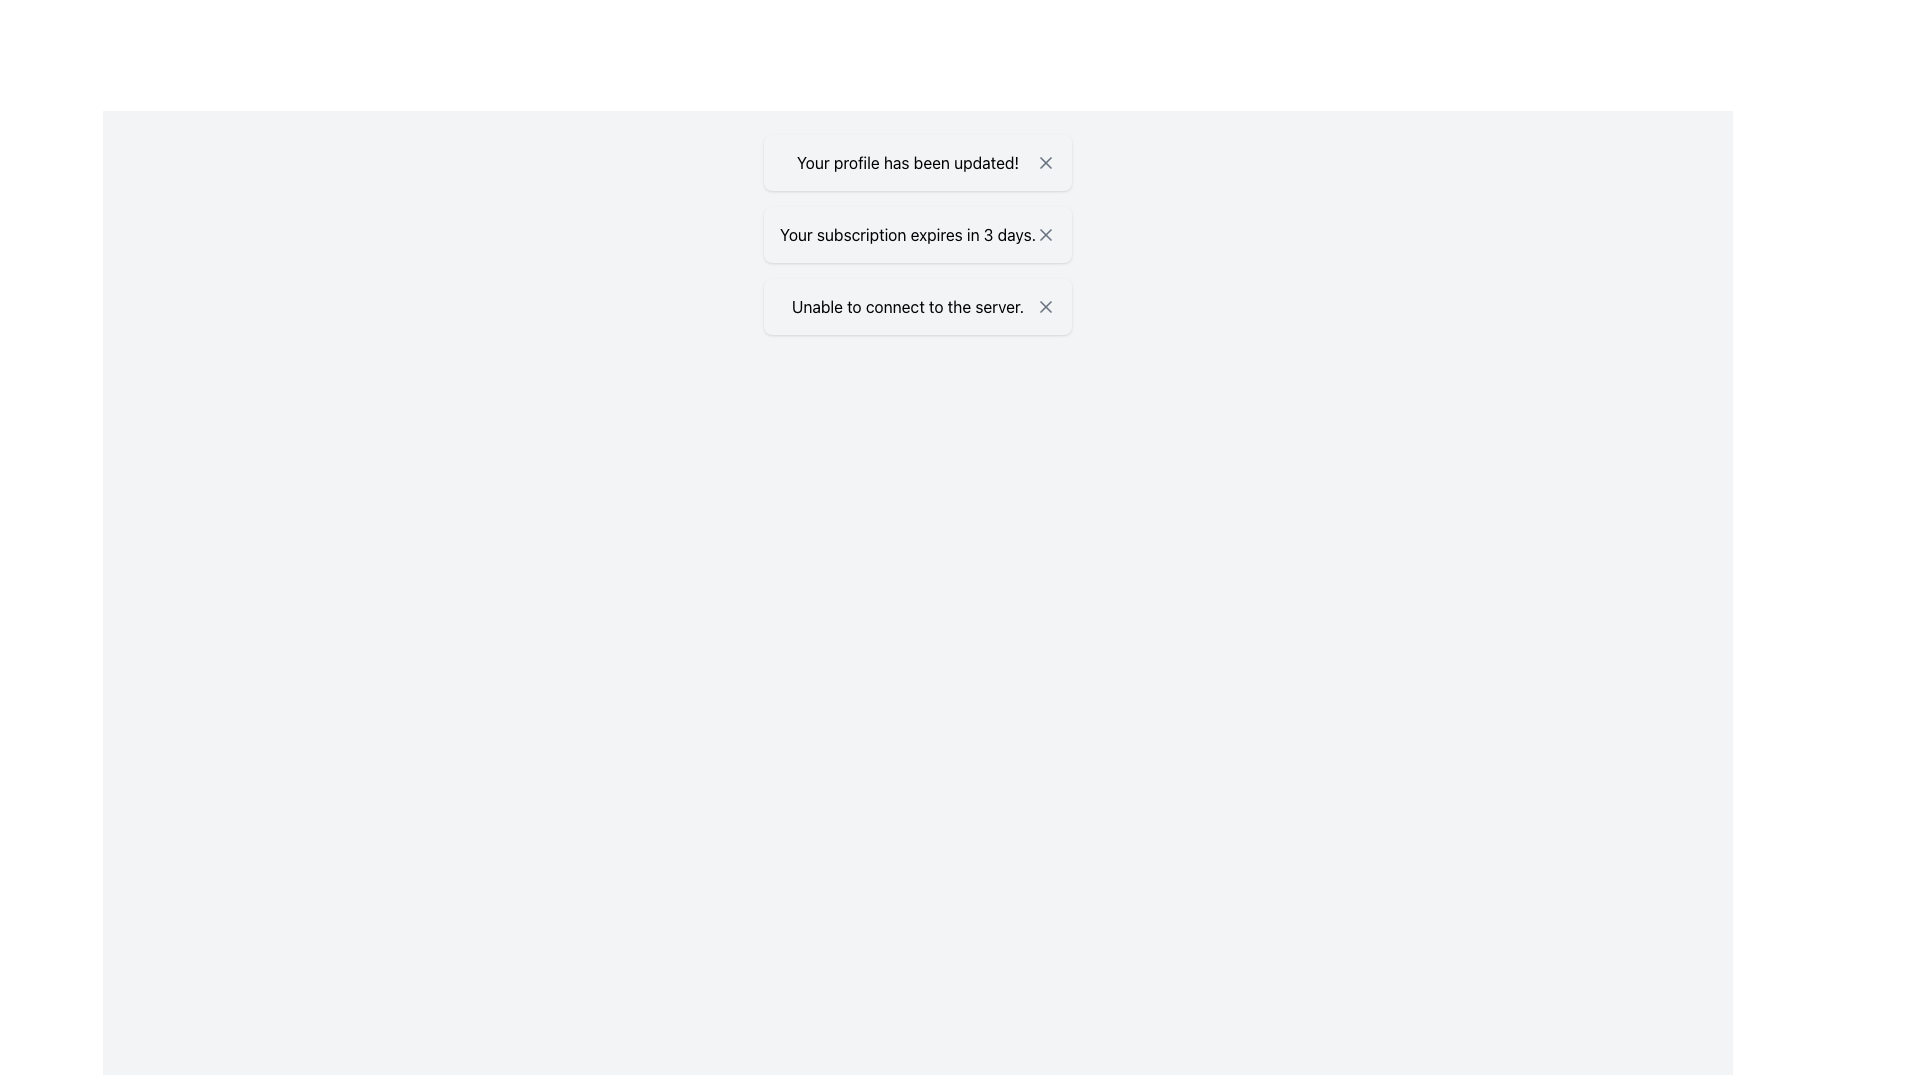  I want to click on the notification card at the top of the notification list, so click(916, 161).